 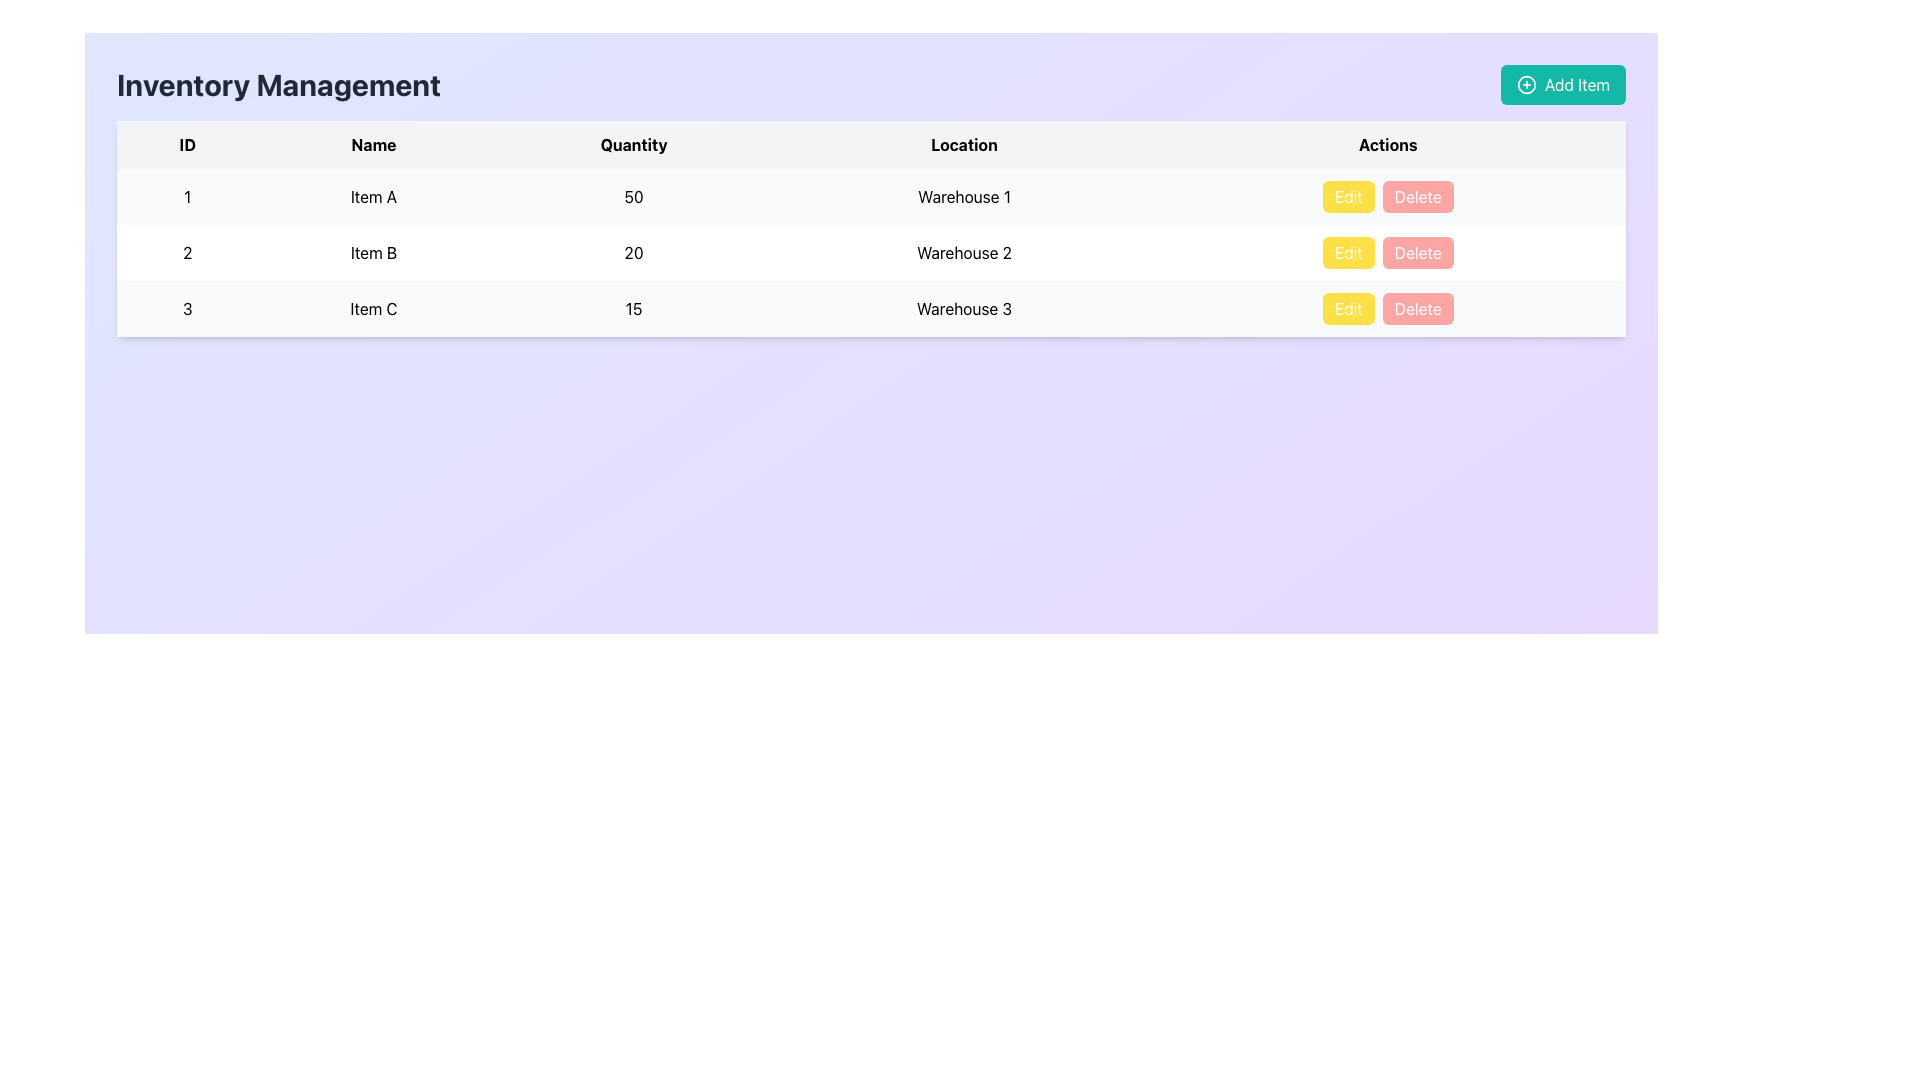 What do you see at coordinates (1348, 252) in the screenshot?
I see `the edit button located in the 'Actions' column of the second row of the table` at bounding box center [1348, 252].